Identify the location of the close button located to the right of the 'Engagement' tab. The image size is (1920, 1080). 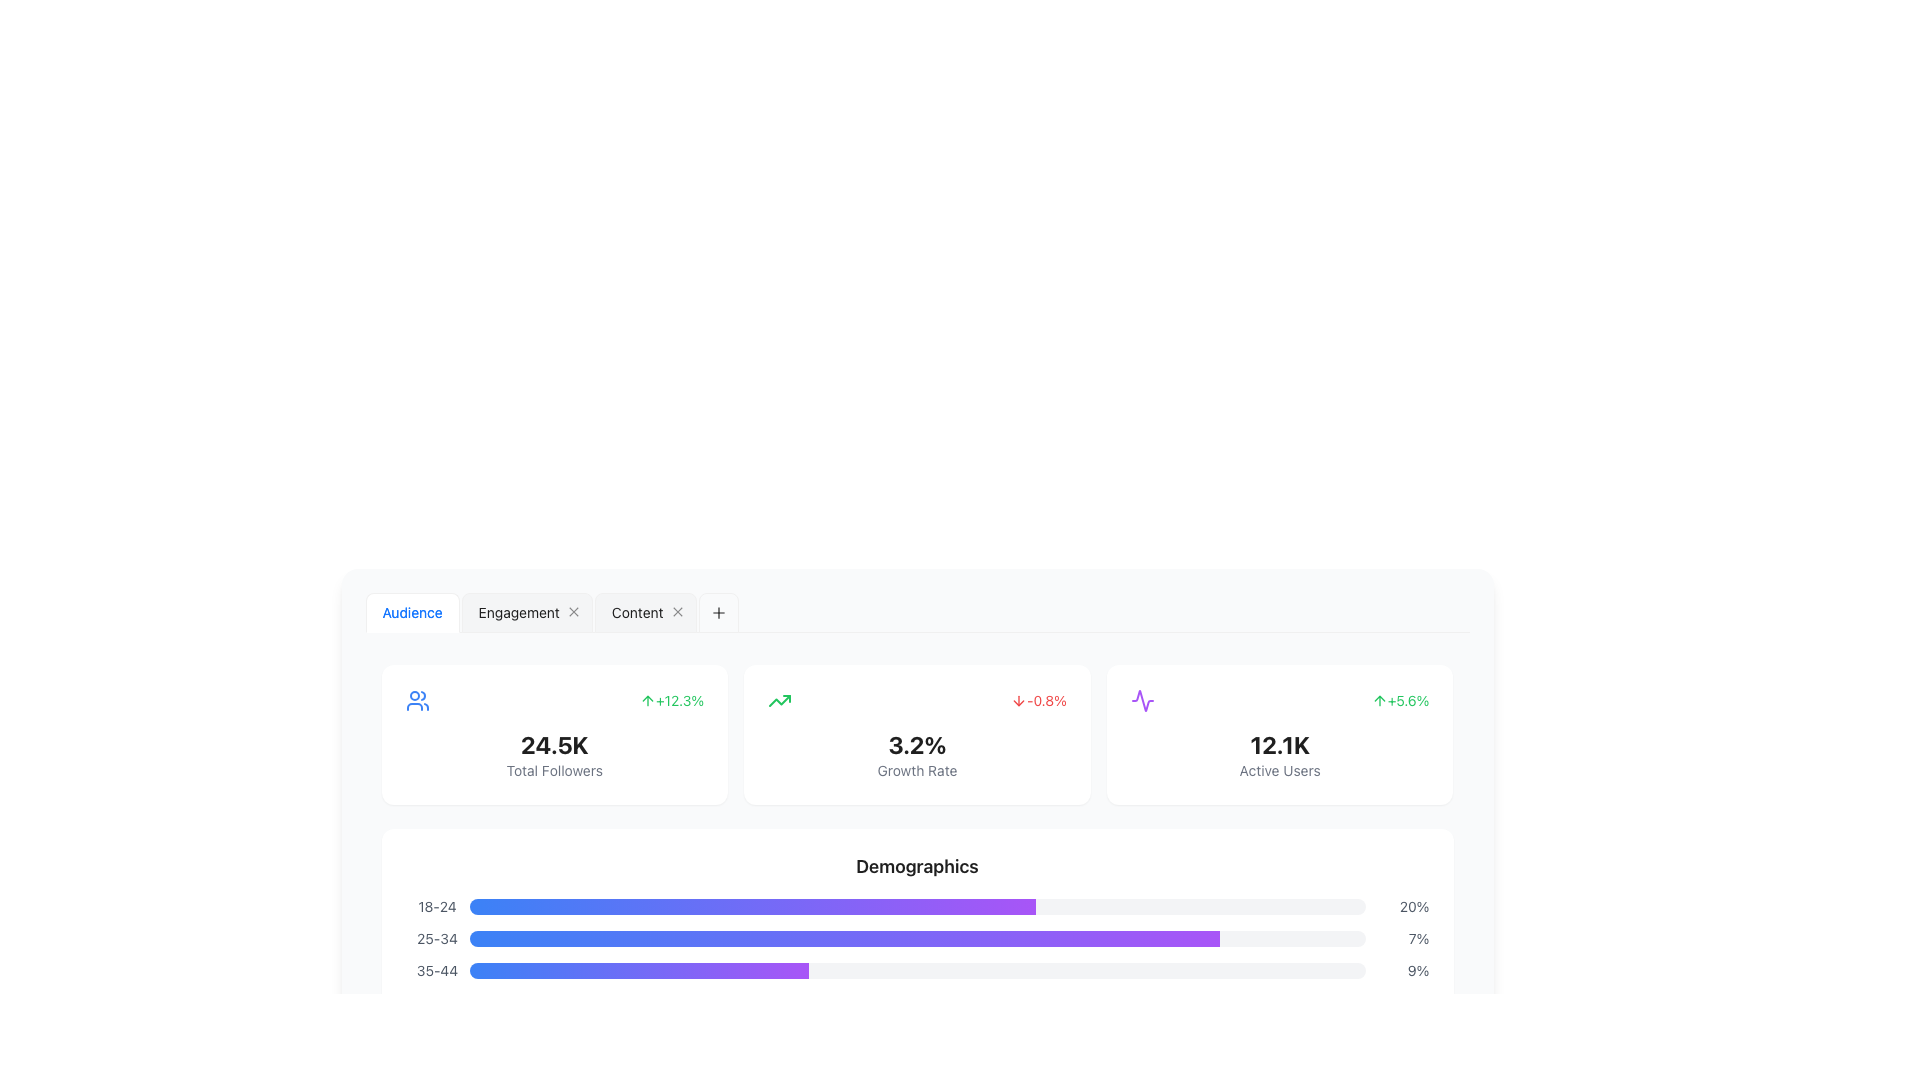
(572, 611).